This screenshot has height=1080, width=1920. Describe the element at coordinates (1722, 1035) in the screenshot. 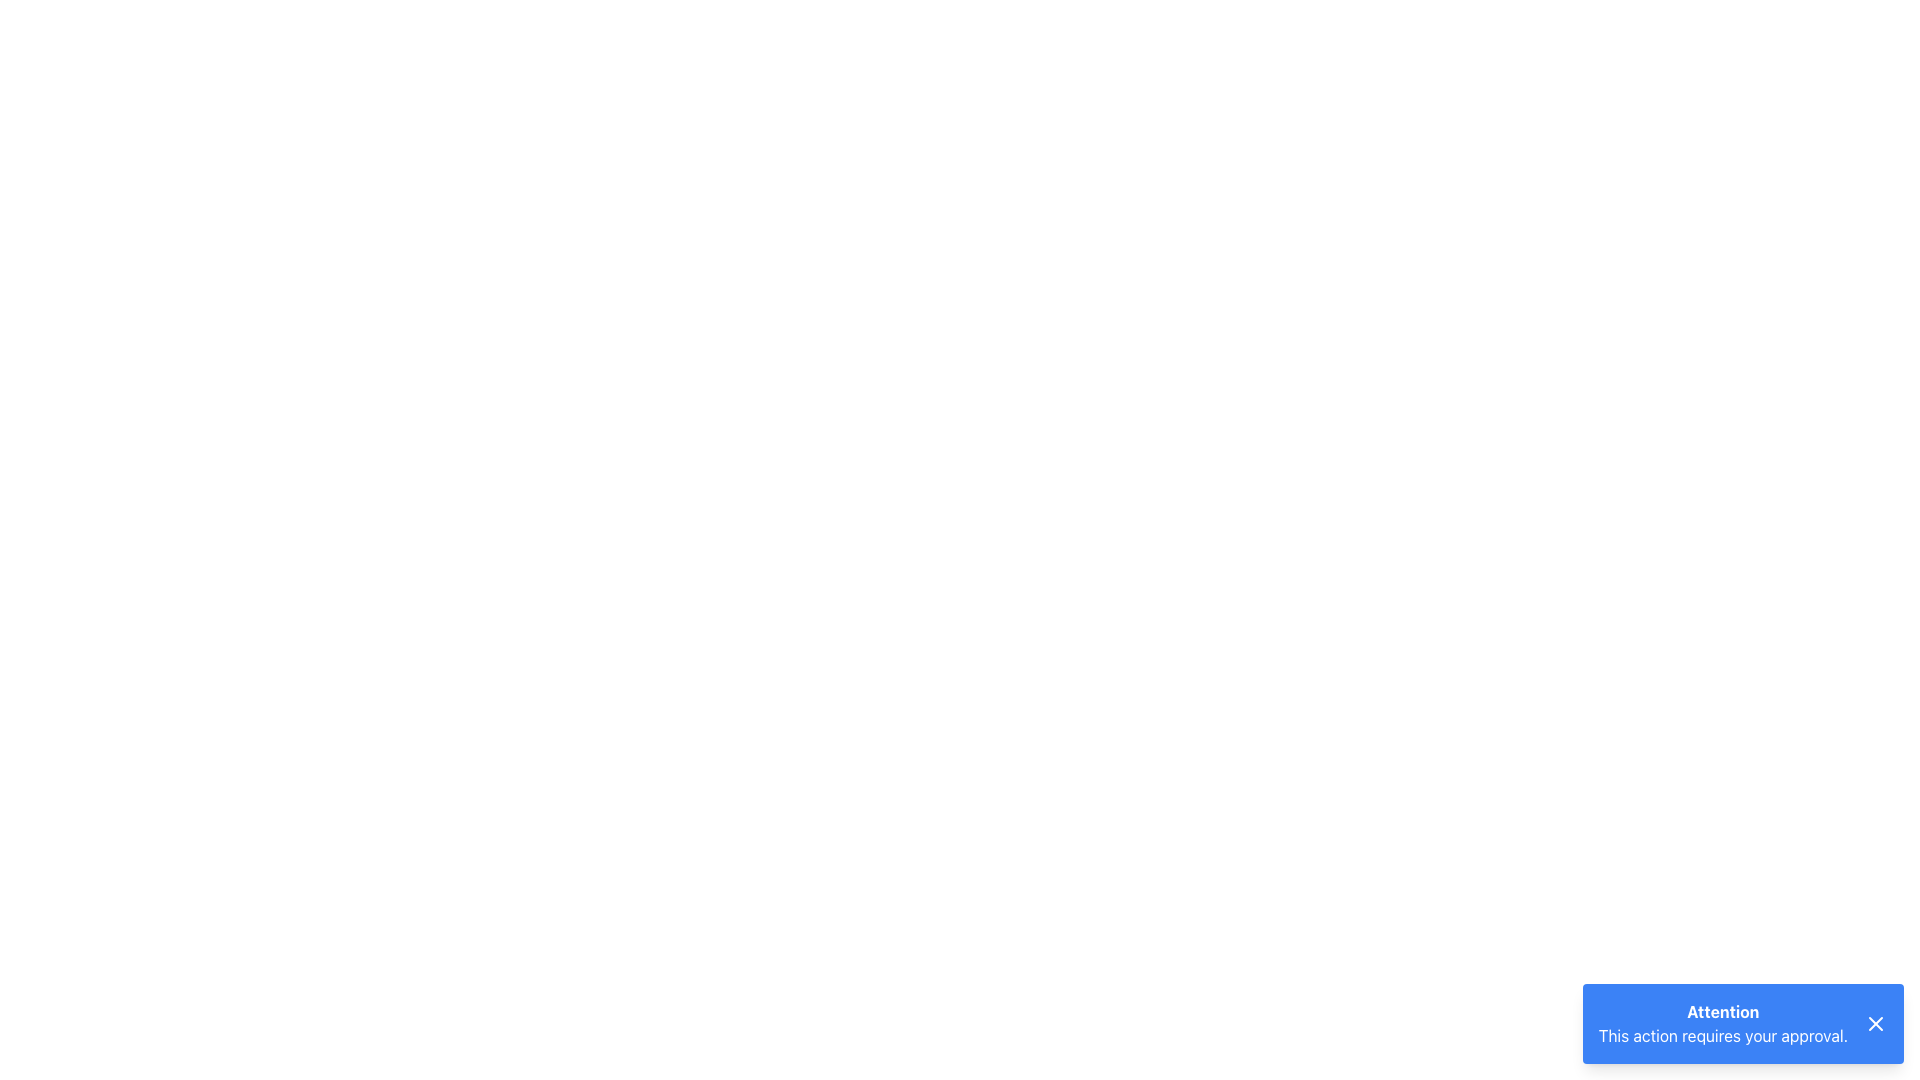

I see `the static text label that reads 'This action requires your approval.' within the blue notification box at the bottom-right of the interface` at that location.